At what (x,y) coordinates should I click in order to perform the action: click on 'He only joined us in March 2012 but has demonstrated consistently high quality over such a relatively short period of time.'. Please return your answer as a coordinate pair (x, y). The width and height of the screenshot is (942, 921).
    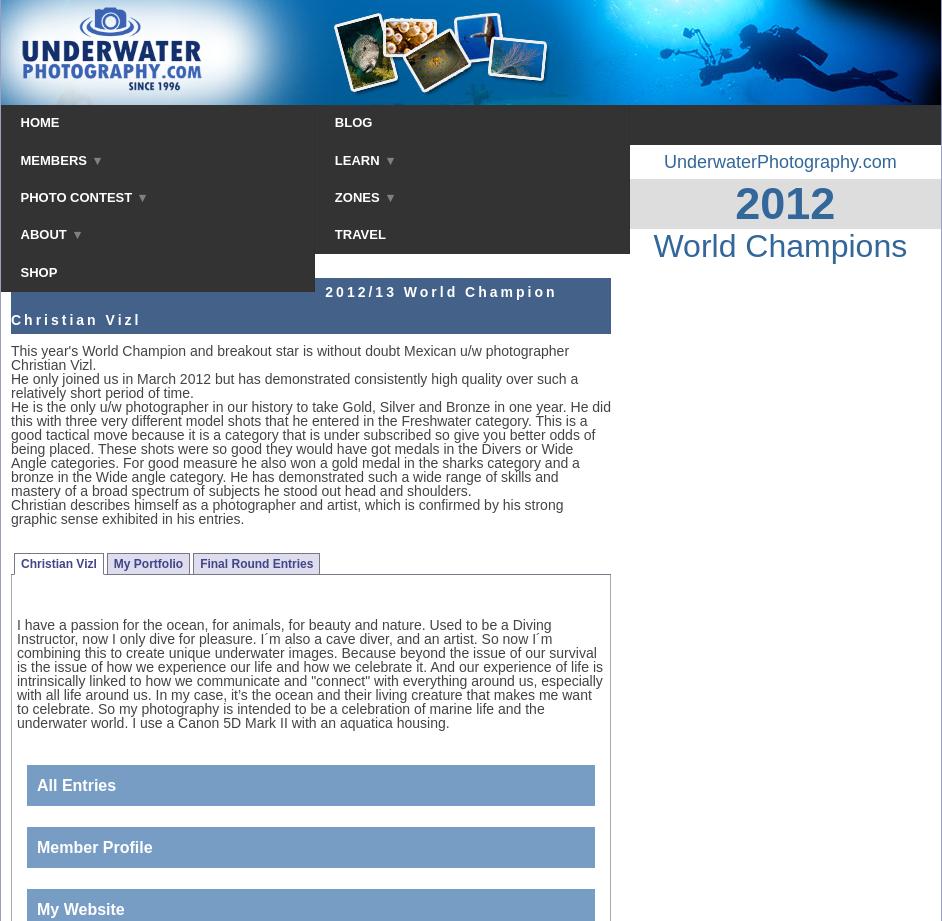
    Looking at the image, I should click on (294, 385).